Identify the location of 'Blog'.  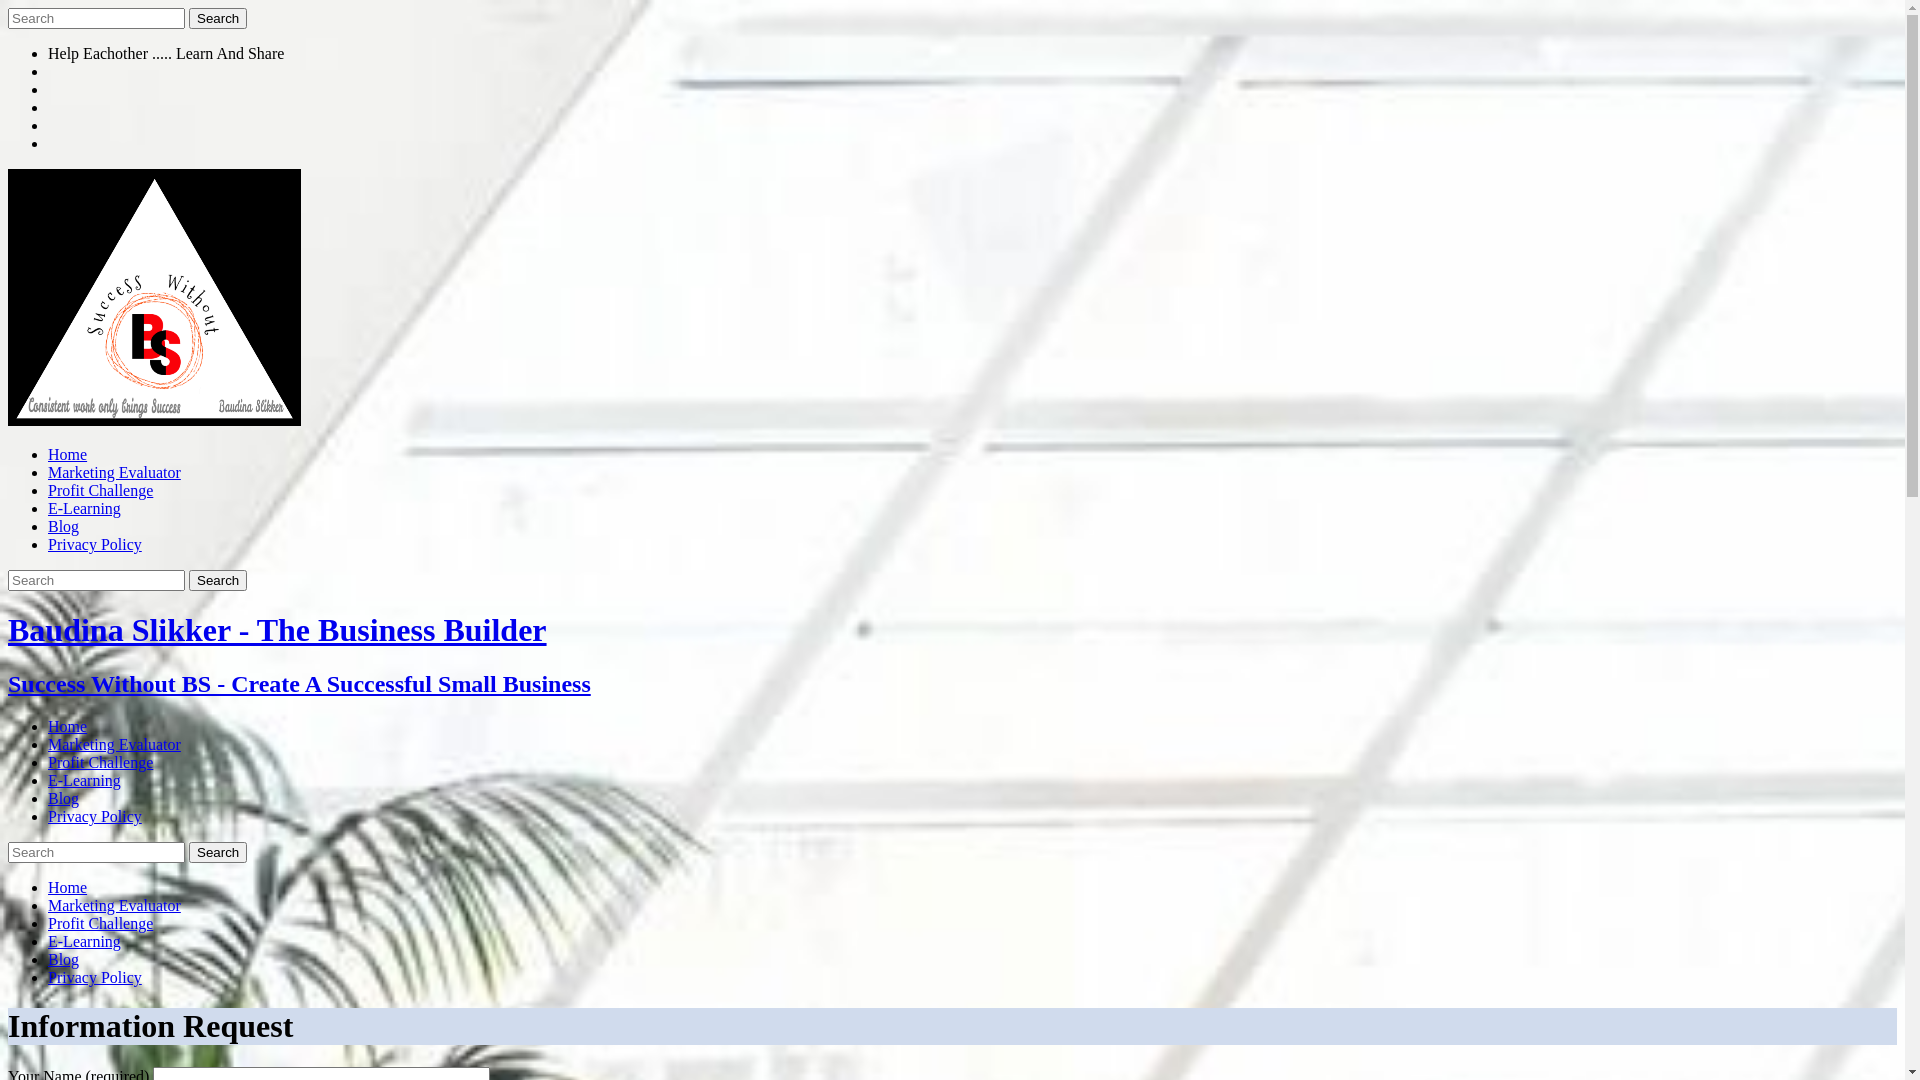
(63, 958).